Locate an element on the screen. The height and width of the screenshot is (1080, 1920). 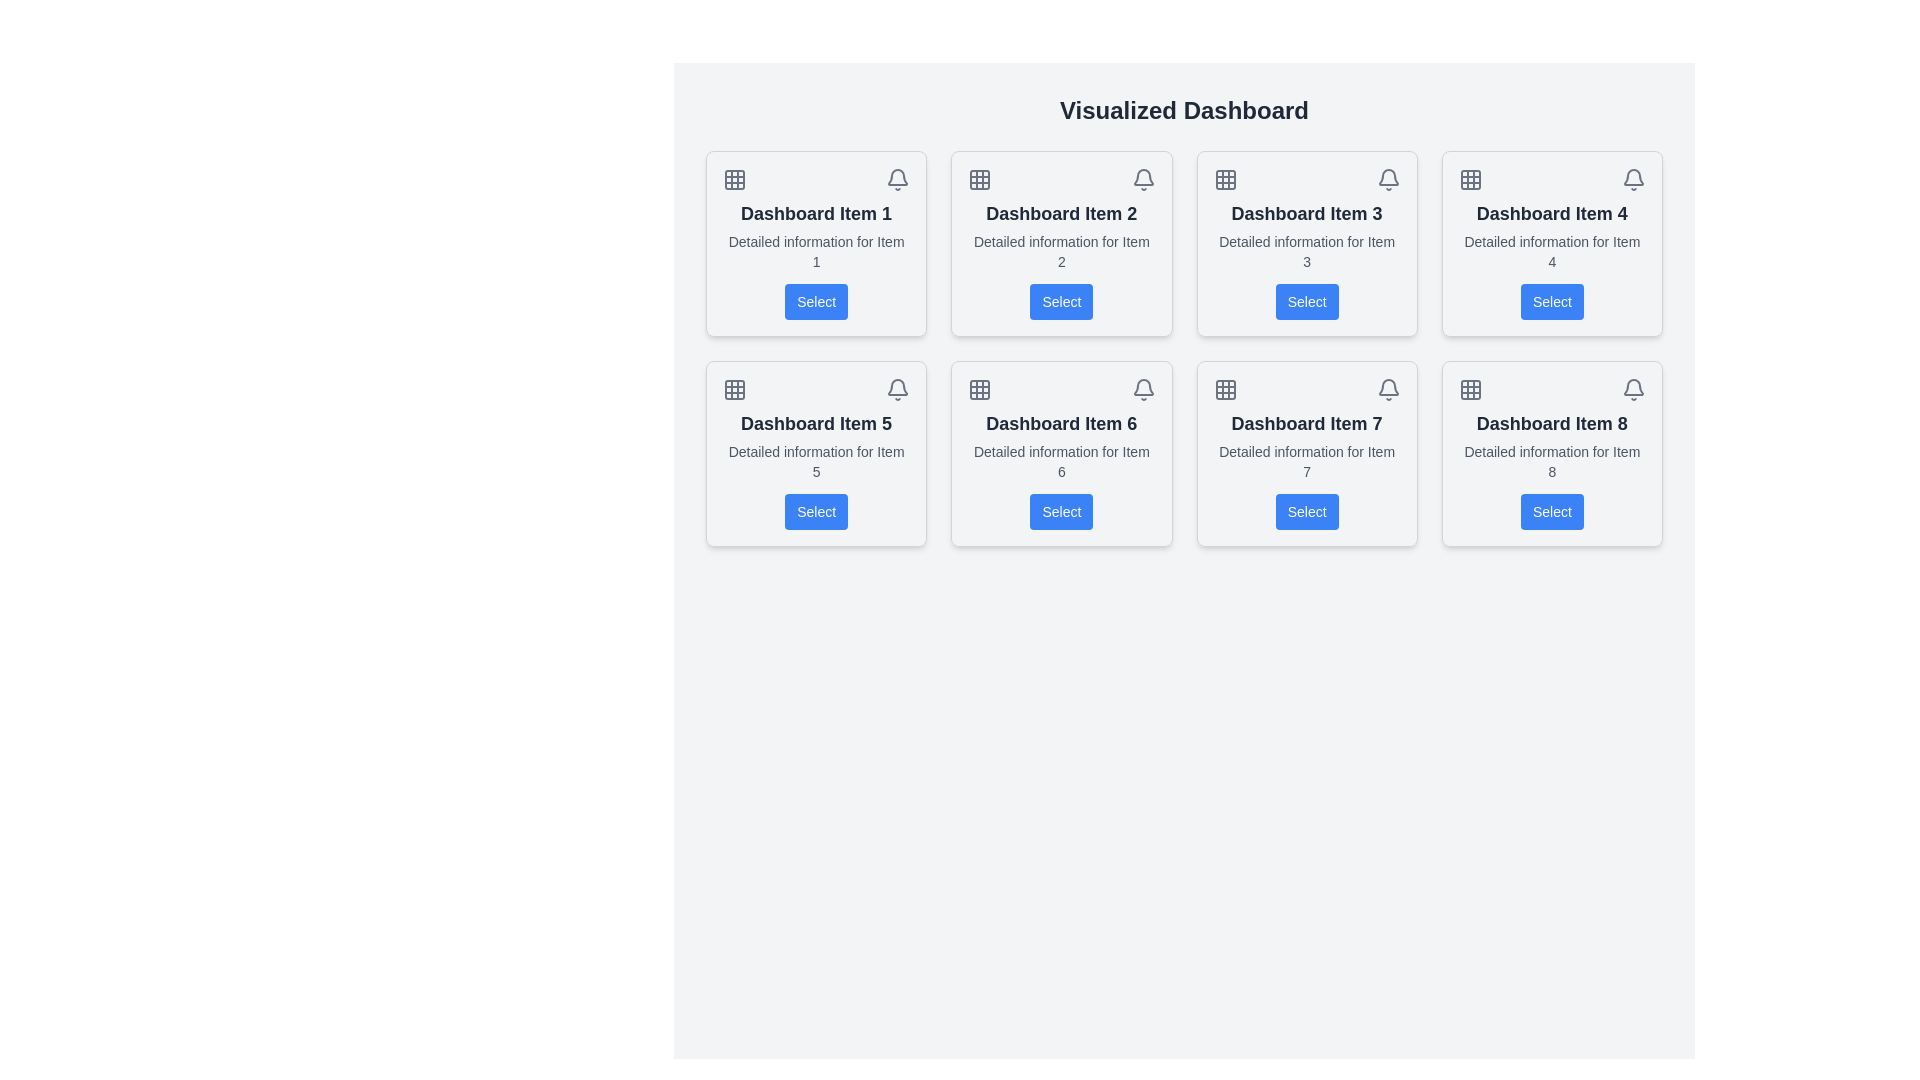
the header text of the eighth card in a 4x2 grid layout, located at the bottom-right corner of the interface is located at coordinates (1551, 423).